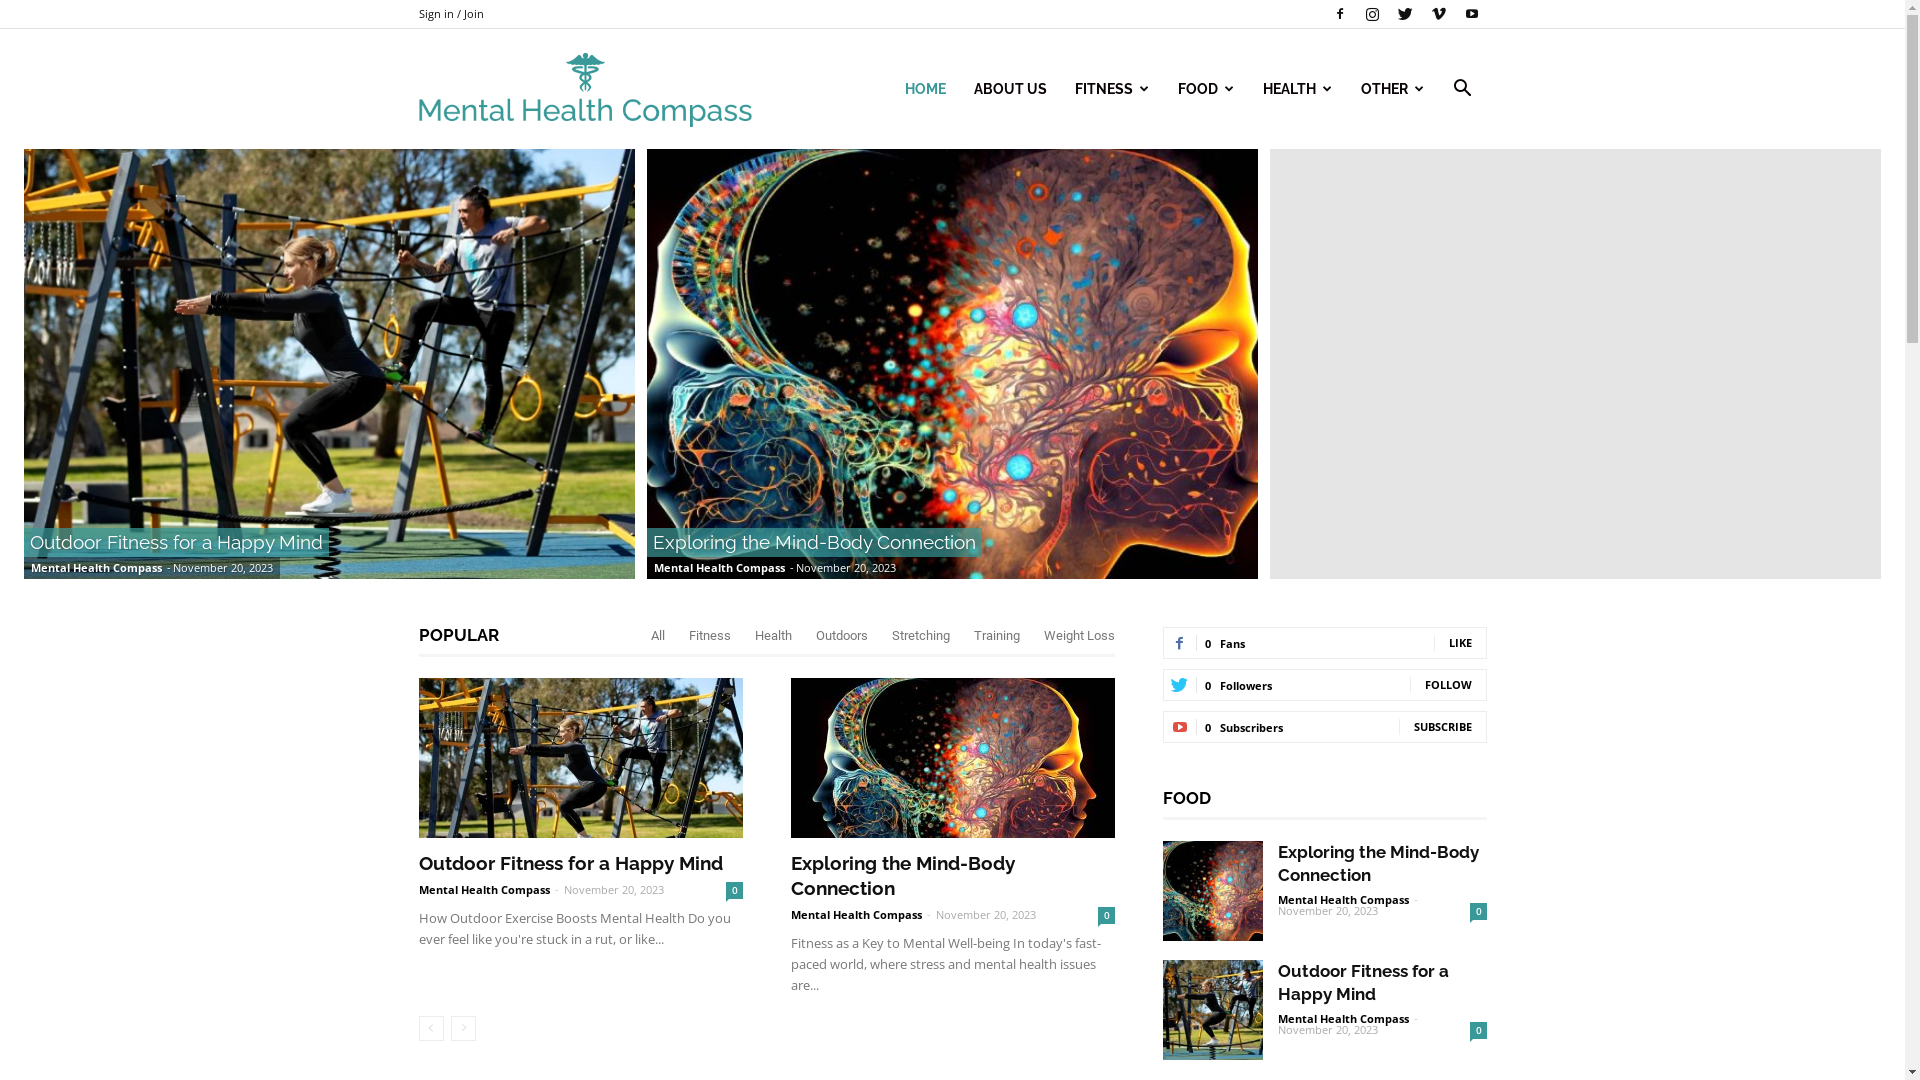  What do you see at coordinates (1459, 642) in the screenshot?
I see `'LIKE'` at bounding box center [1459, 642].